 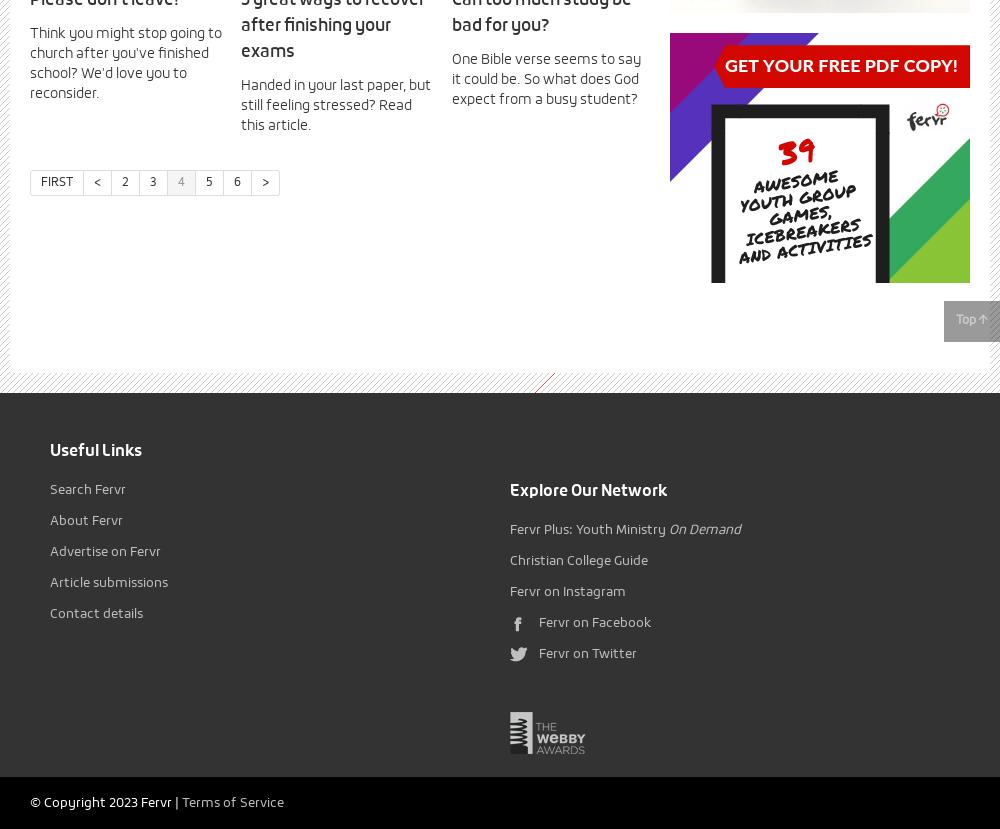 What do you see at coordinates (108, 582) in the screenshot?
I see `'Article submissions'` at bounding box center [108, 582].